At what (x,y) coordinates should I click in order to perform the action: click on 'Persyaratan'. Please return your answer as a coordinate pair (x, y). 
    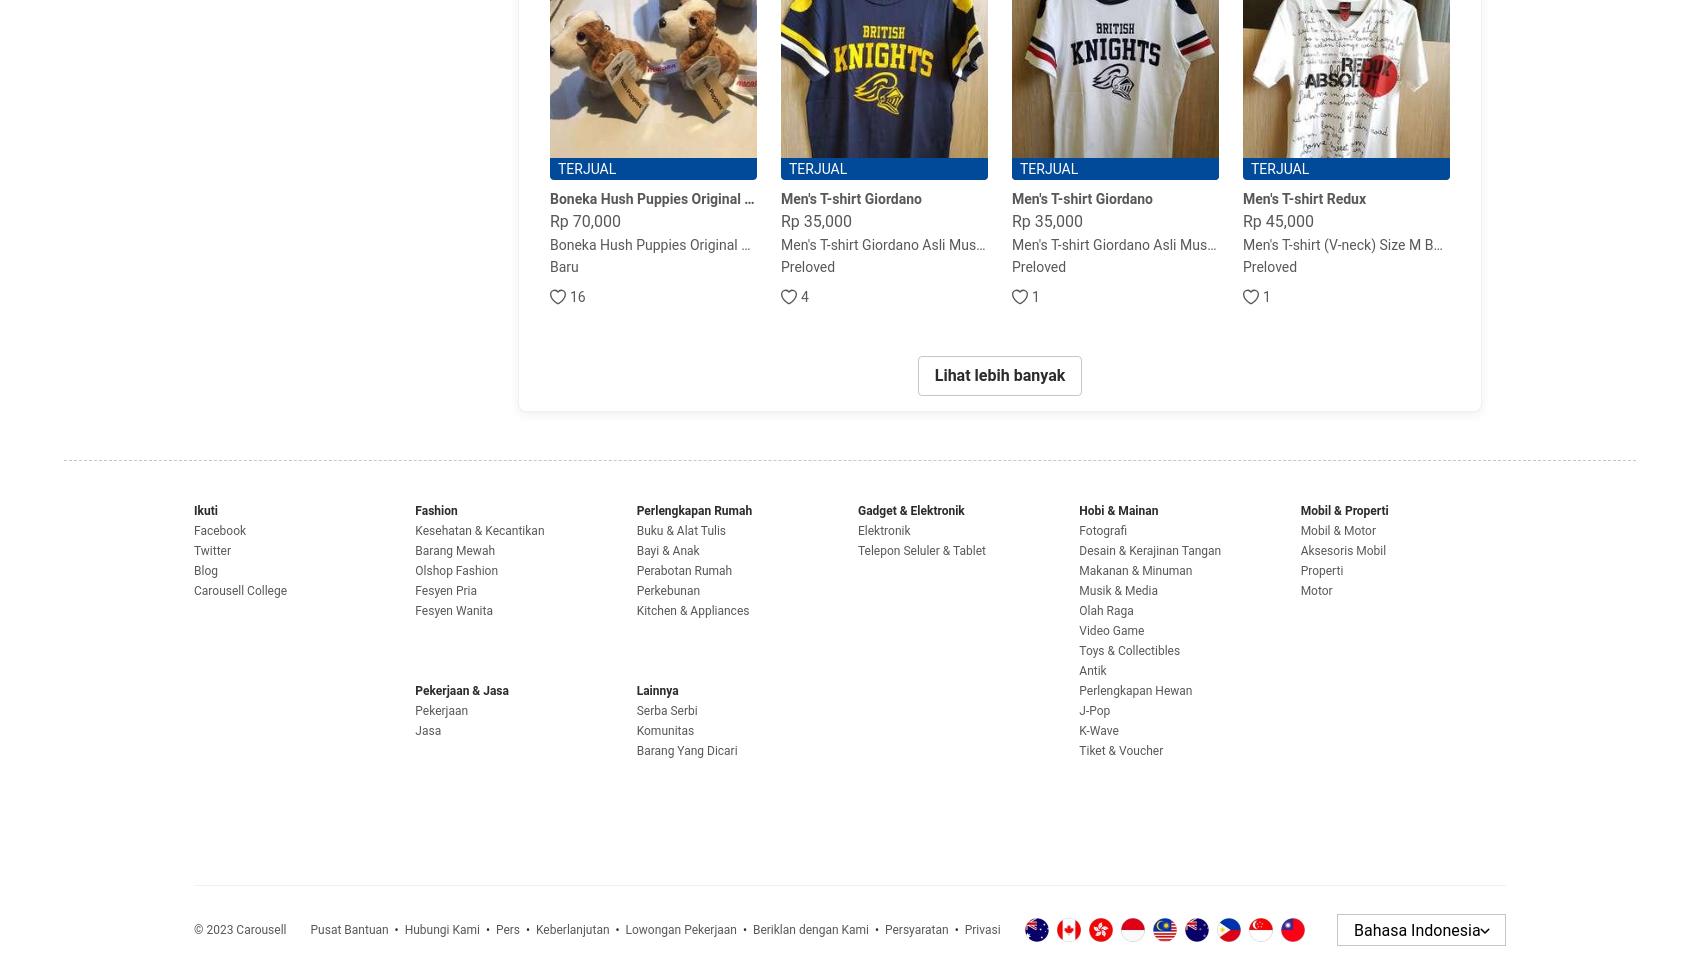
    Looking at the image, I should click on (916, 929).